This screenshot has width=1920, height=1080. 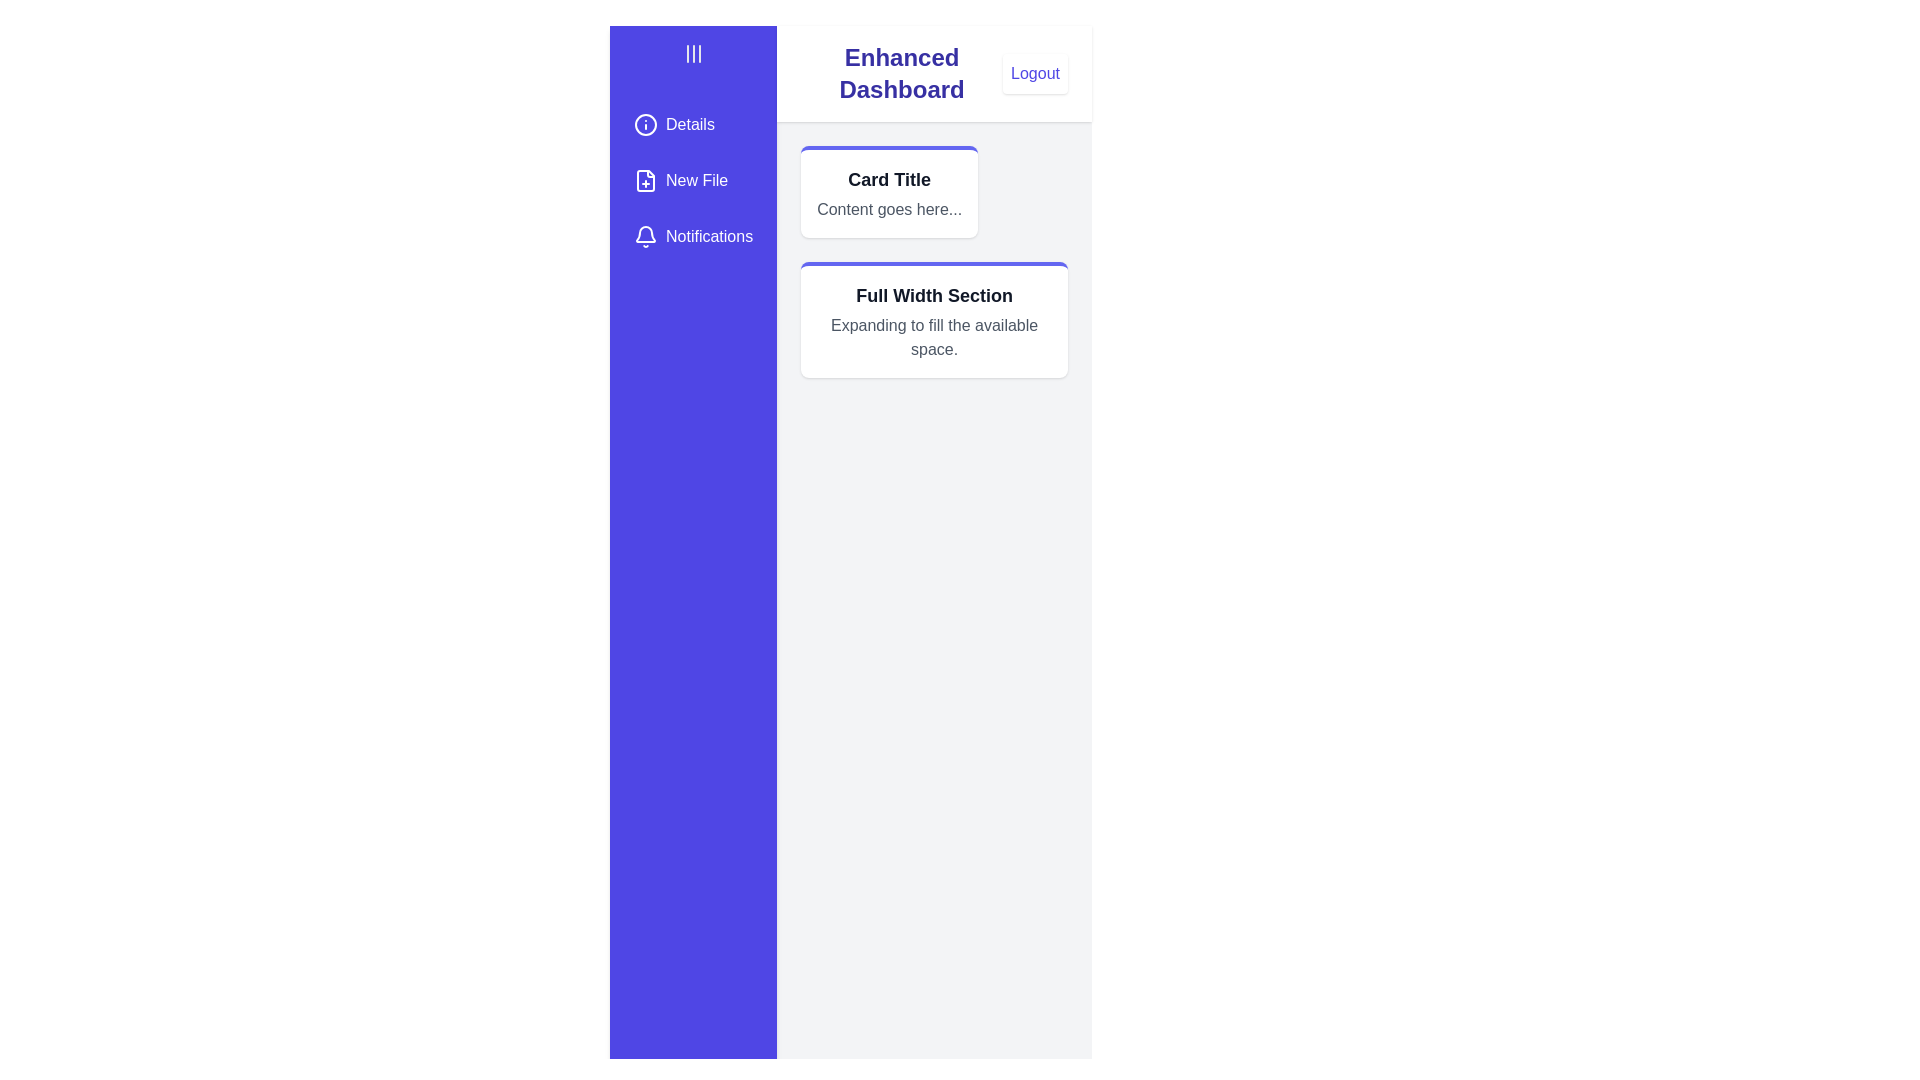 What do you see at coordinates (697, 181) in the screenshot?
I see `the 'New File' text label in the vertical navigation menu` at bounding box center [697, 181].